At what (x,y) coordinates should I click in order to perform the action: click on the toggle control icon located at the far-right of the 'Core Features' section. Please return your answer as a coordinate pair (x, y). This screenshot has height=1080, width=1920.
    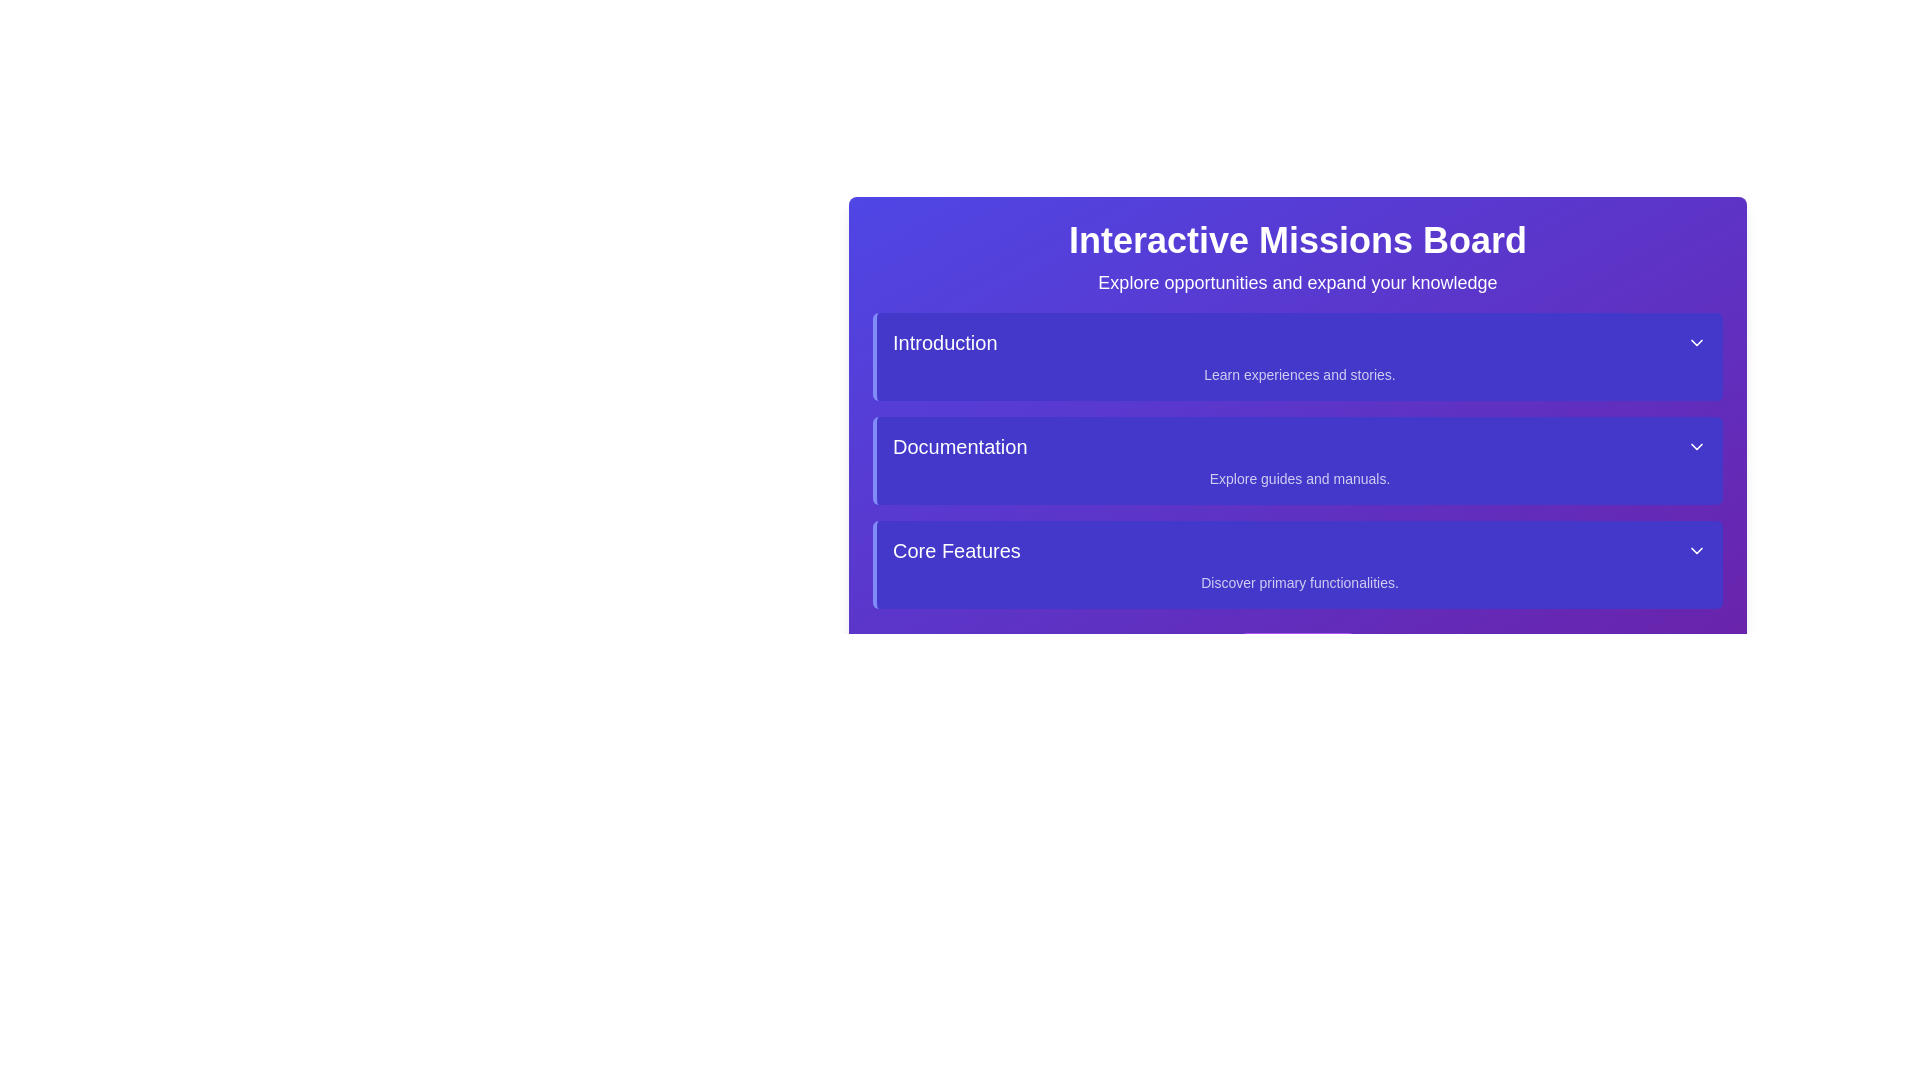
    Looking at the image, I should click on (1696, 551).